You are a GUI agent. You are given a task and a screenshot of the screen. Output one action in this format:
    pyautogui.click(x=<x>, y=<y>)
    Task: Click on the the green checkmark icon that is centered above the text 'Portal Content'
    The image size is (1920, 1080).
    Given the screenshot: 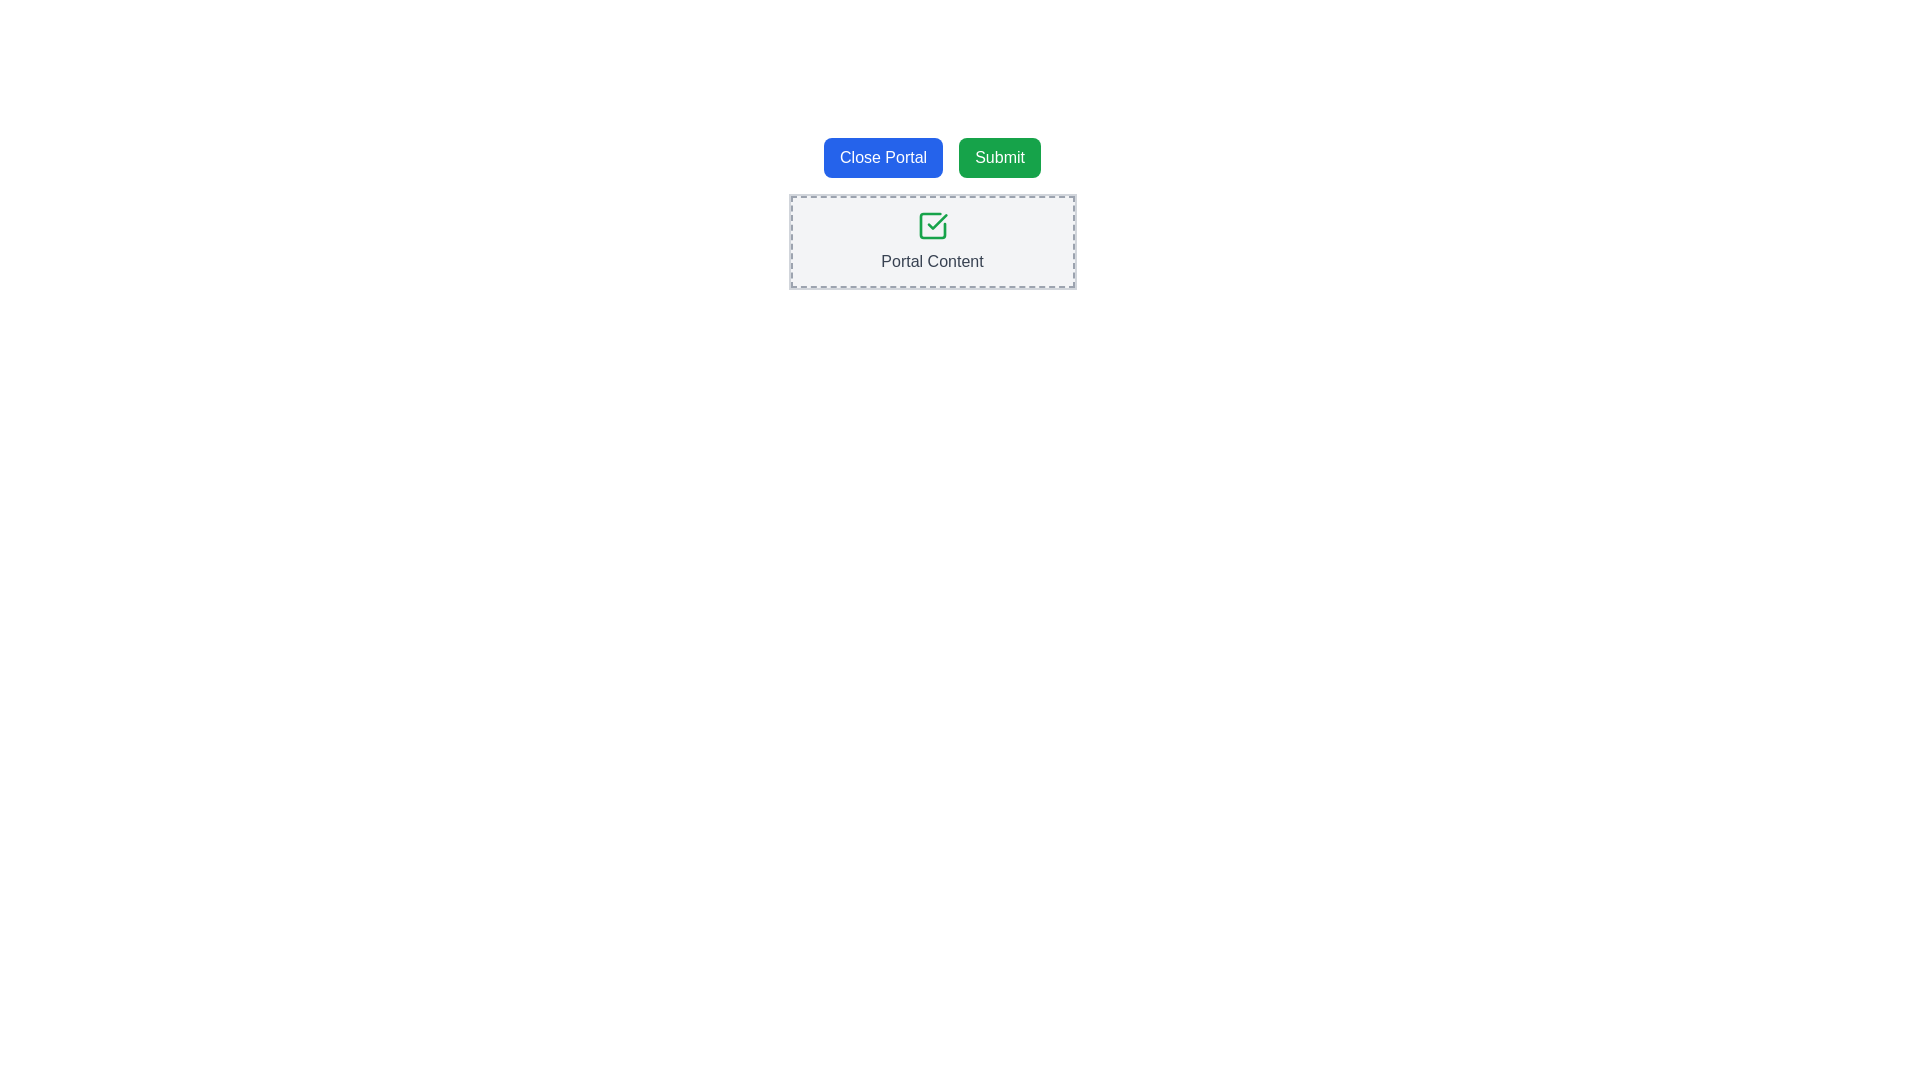 What is the action you would take?
    pyautogui.click(x=931, y=225)
    